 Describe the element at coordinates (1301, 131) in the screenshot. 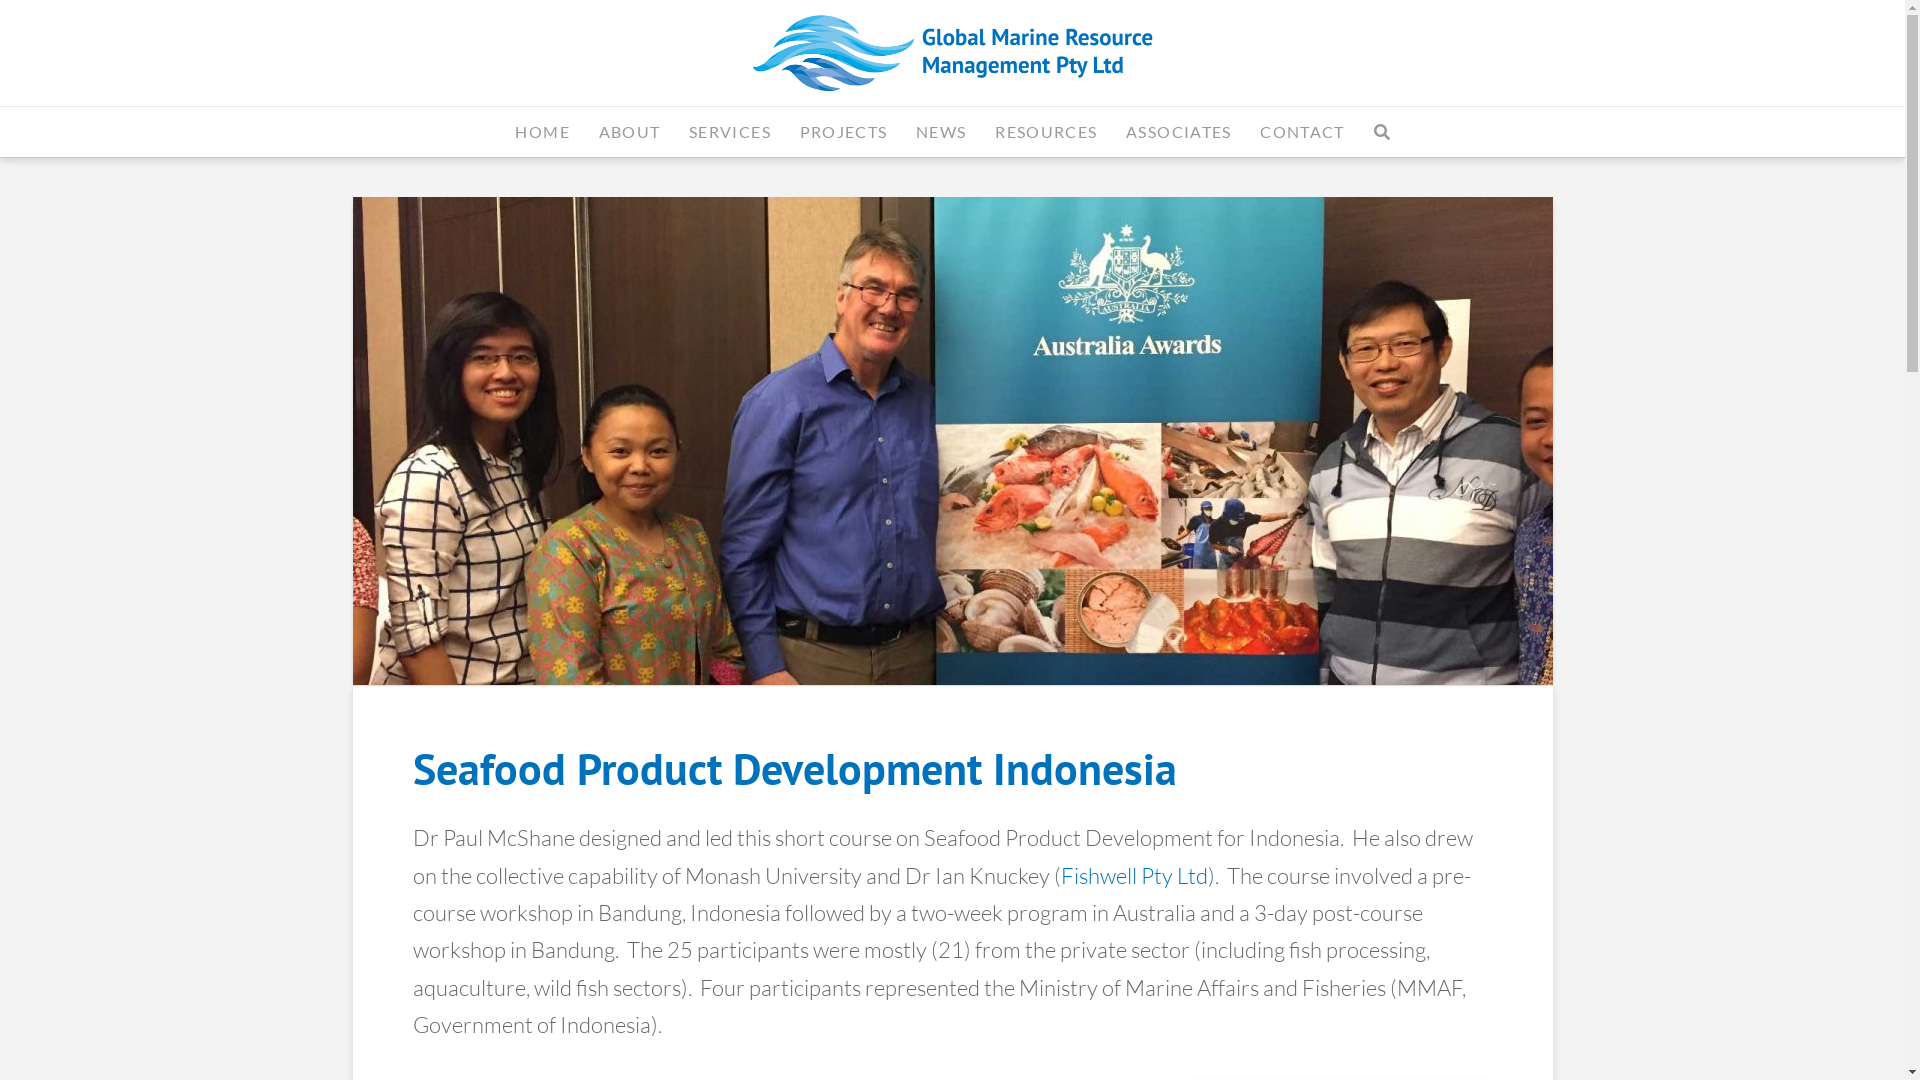

I see `'CONTACT'` at that location.